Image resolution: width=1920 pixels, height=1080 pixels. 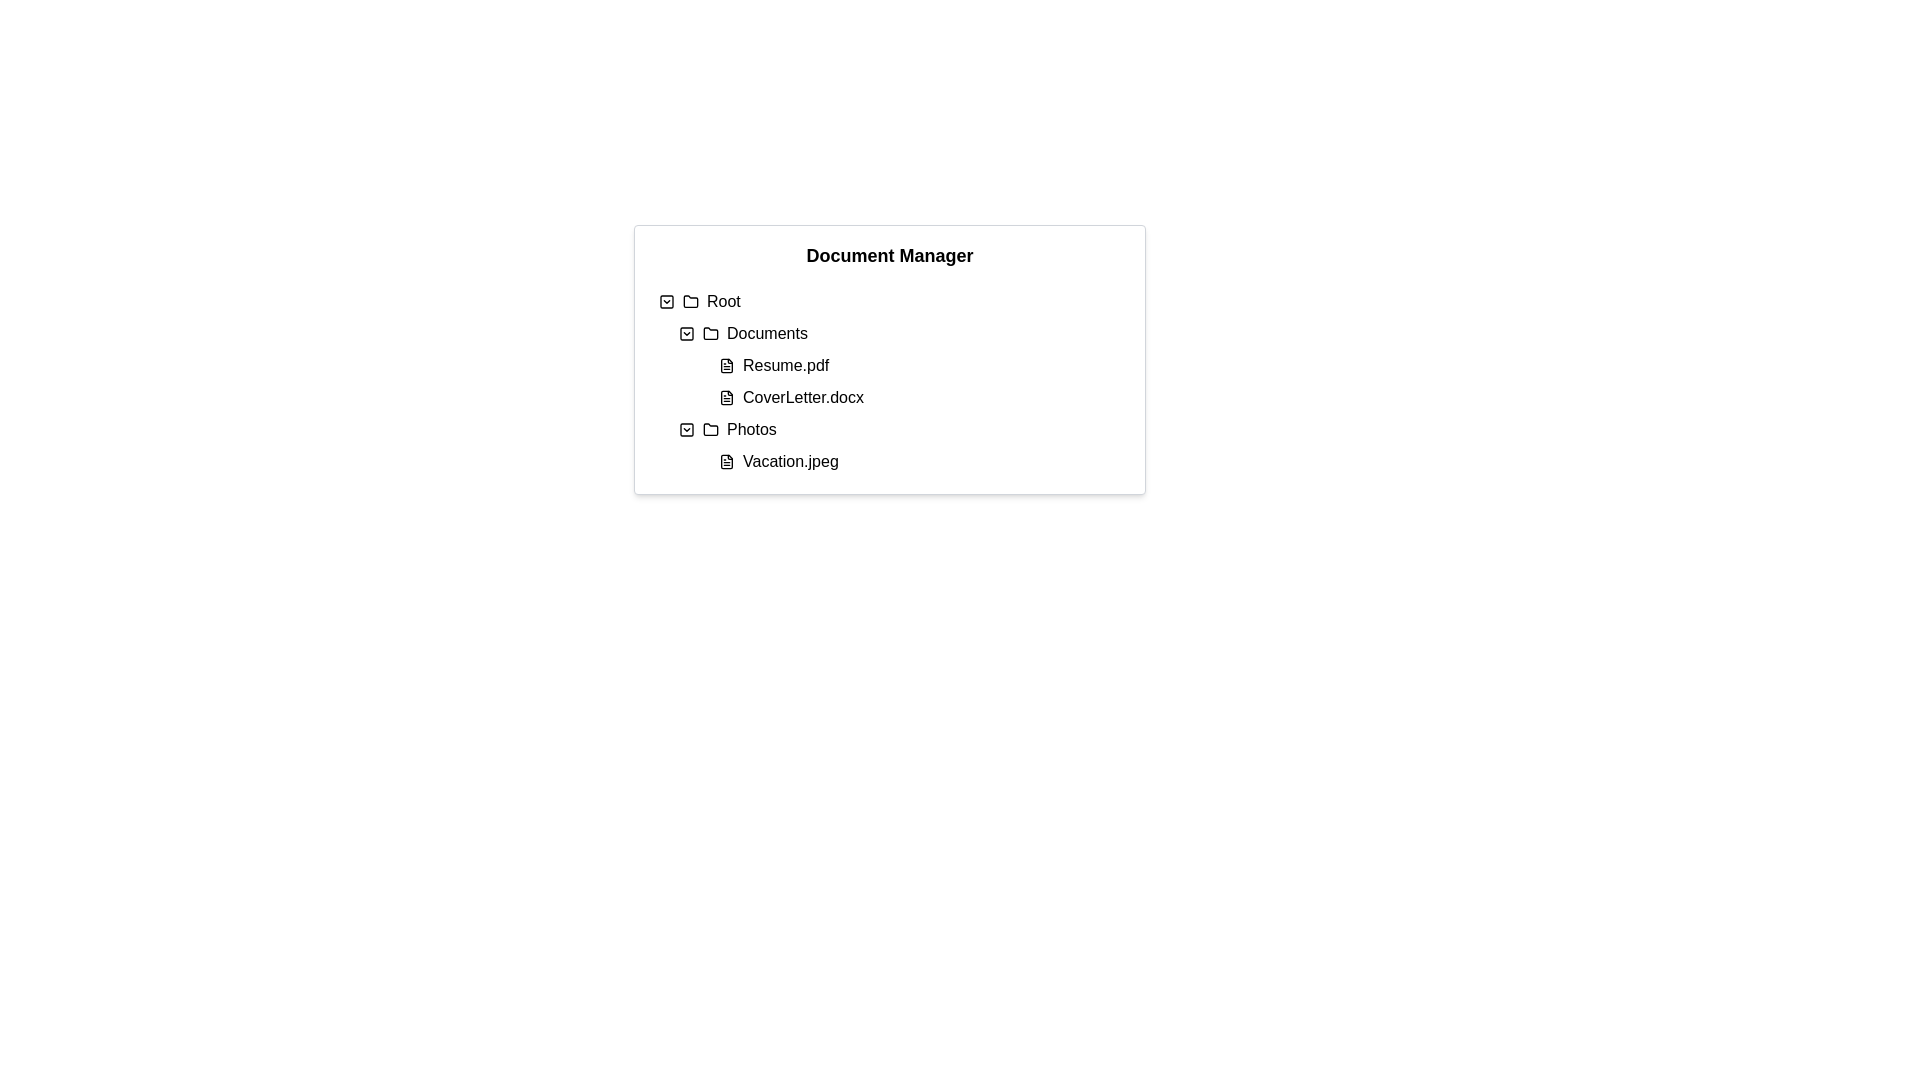 I want to click on the small downward-facing arrow icon located near the text labeled 'Documents', so click(x=686, y=333).